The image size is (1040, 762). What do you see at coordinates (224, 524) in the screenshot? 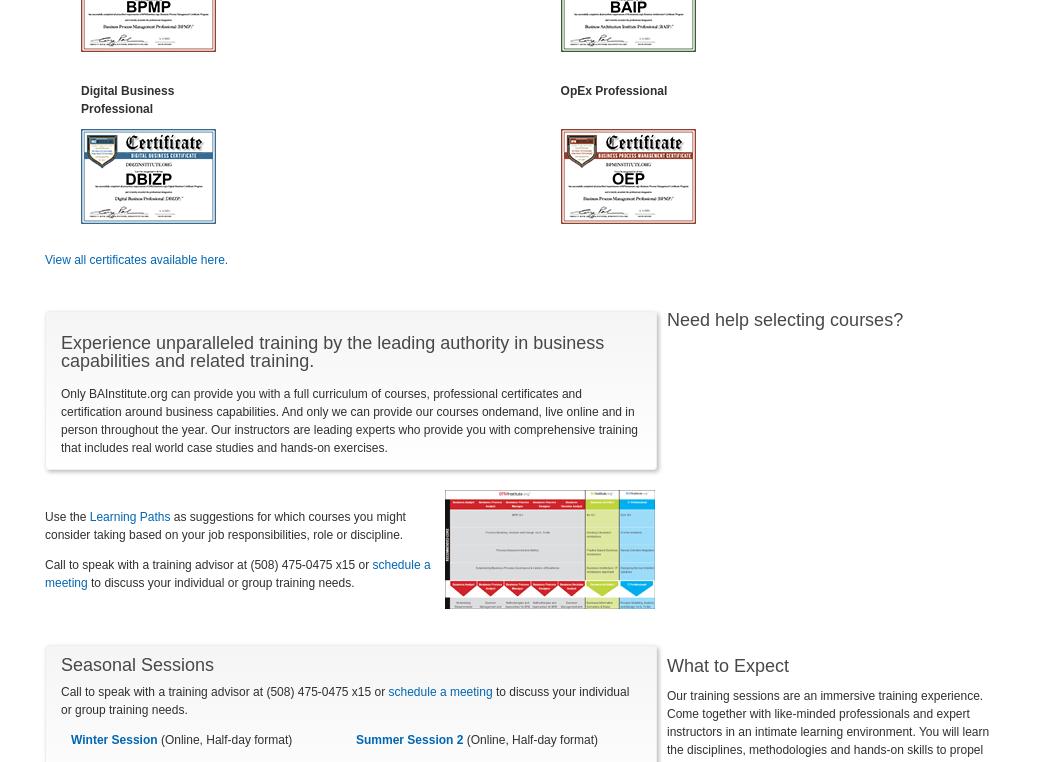
I see `'as suggestions for which courses you might consider taking based on your job responsibilities, role or discipline.'` at bounding box center [224, 524].